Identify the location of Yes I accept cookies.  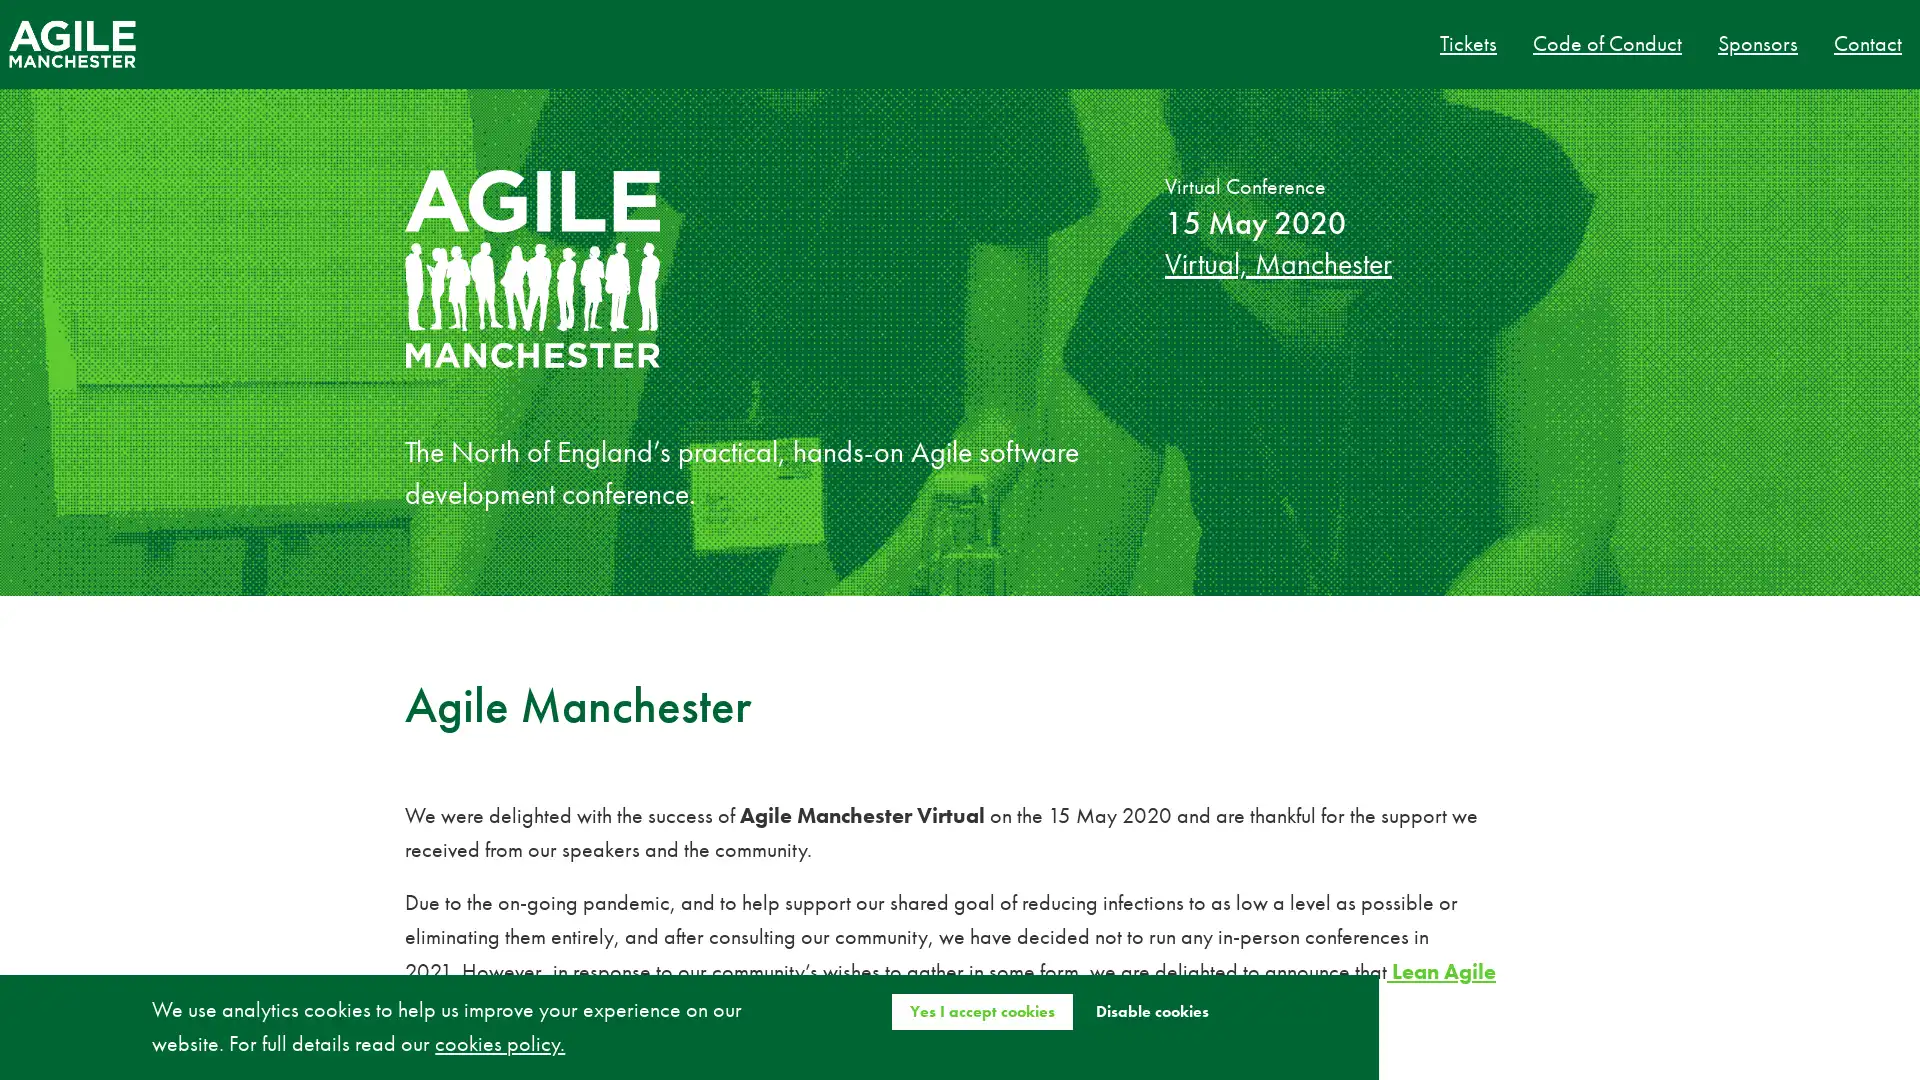
(981, 1010).